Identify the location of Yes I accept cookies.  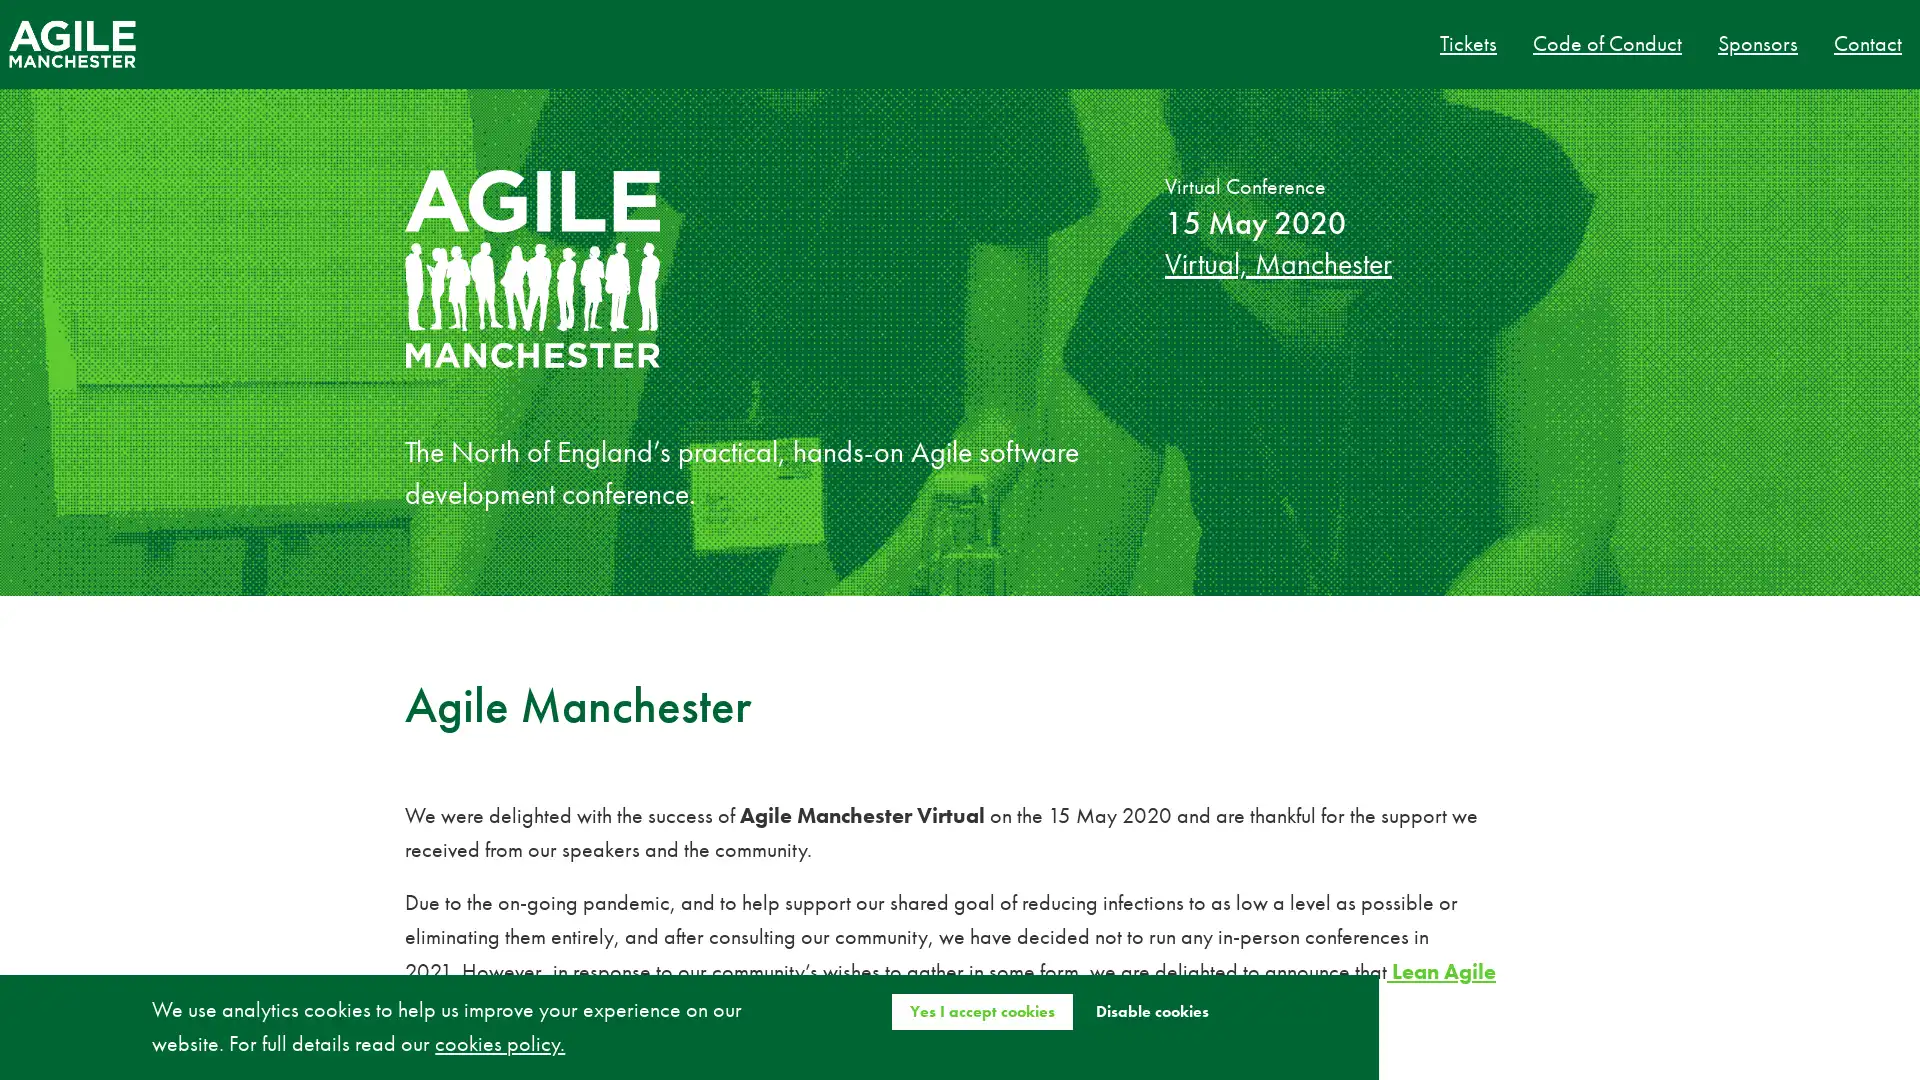
(981, 1010).